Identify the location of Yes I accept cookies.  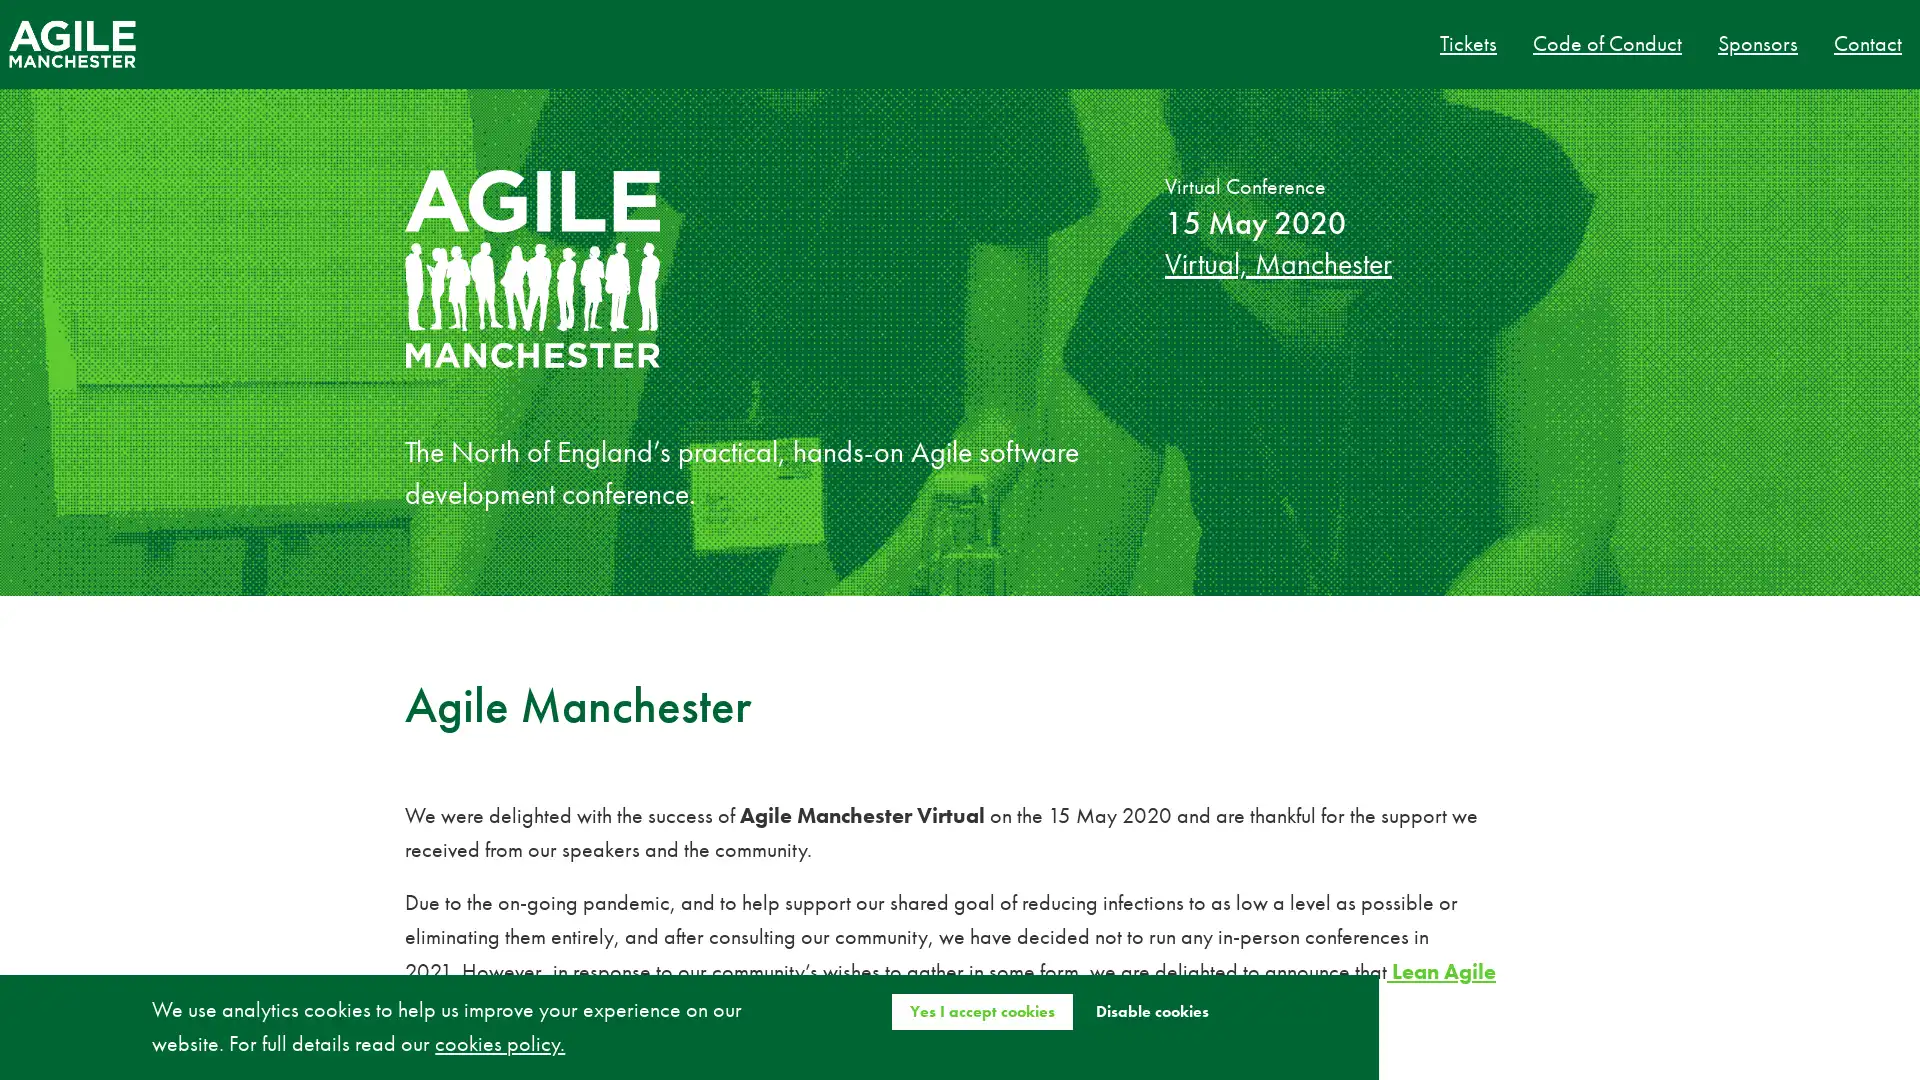
(981, 1010).